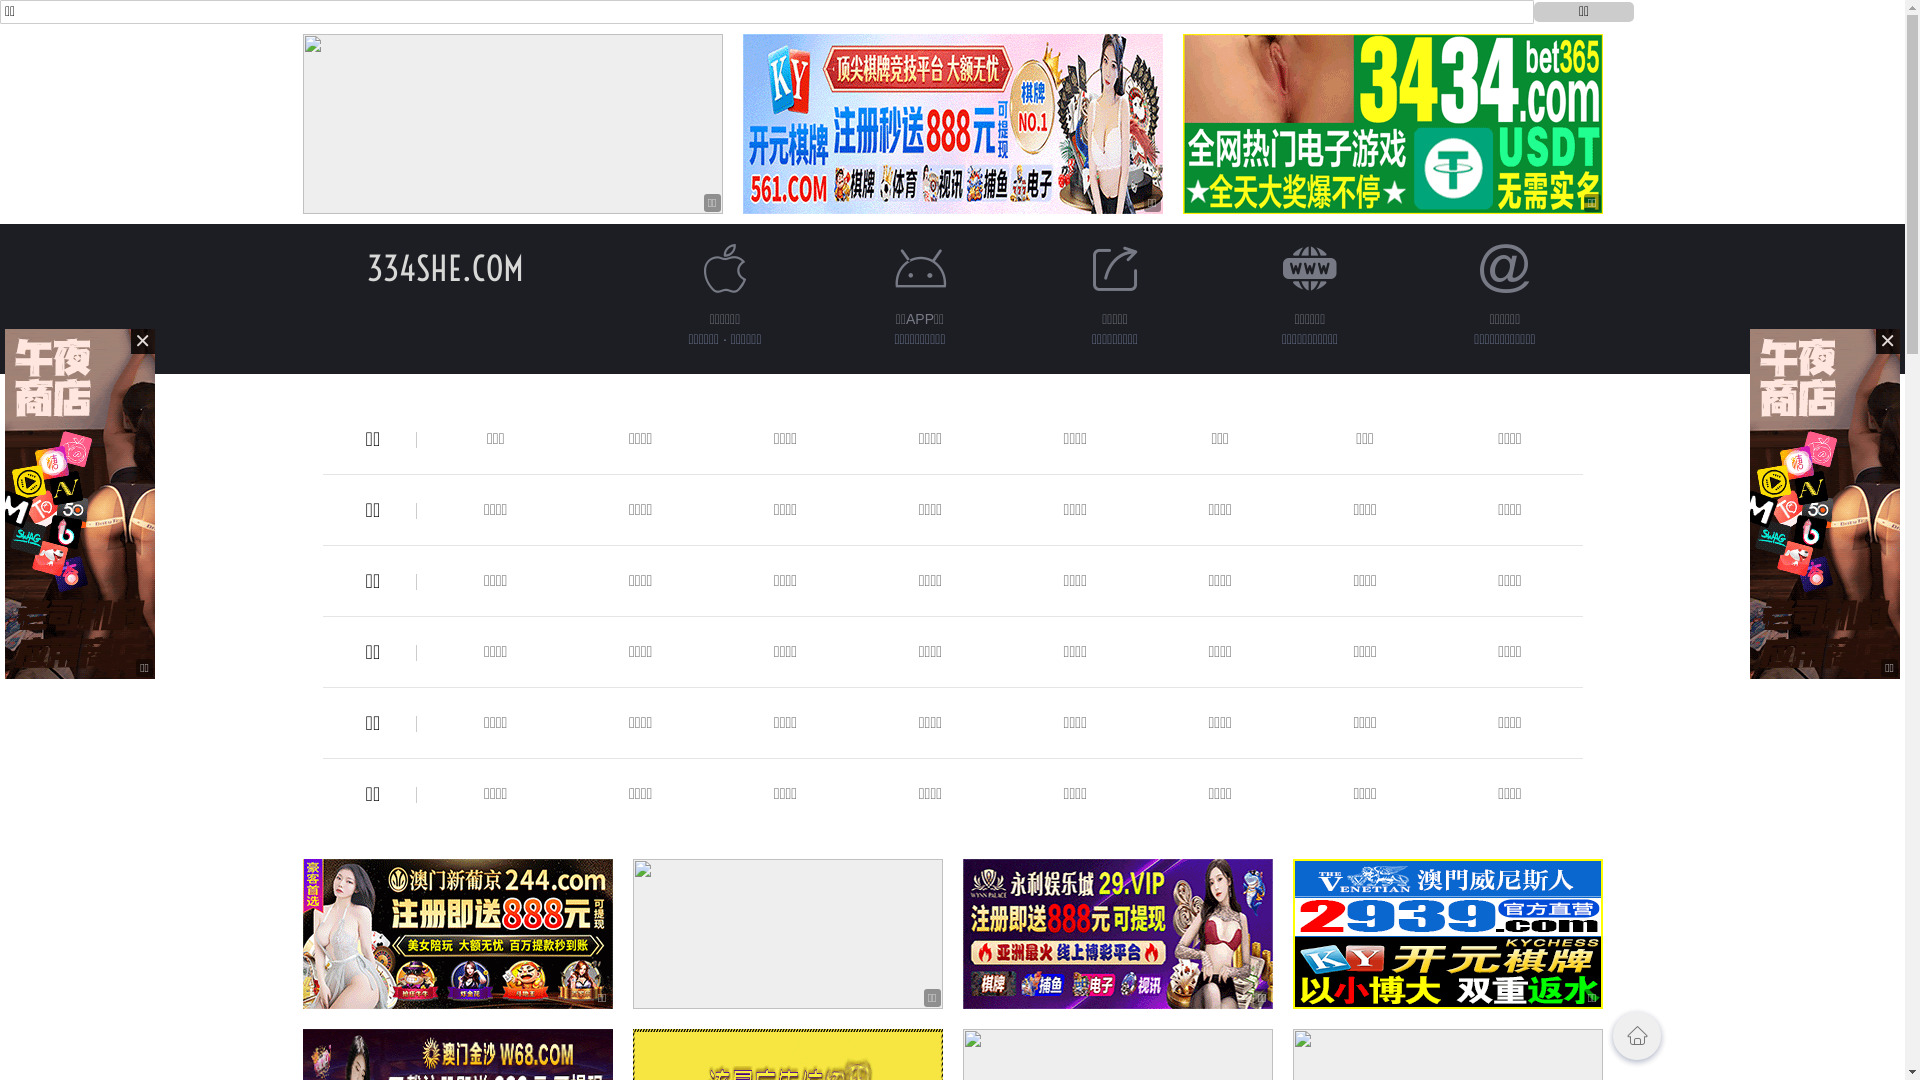 Image resolution: width=1920 pixels, height=1080 pixels. Describe the element at coordinates (444, 267) in the screenshot. I see `'334SHE.COM'` at that location.